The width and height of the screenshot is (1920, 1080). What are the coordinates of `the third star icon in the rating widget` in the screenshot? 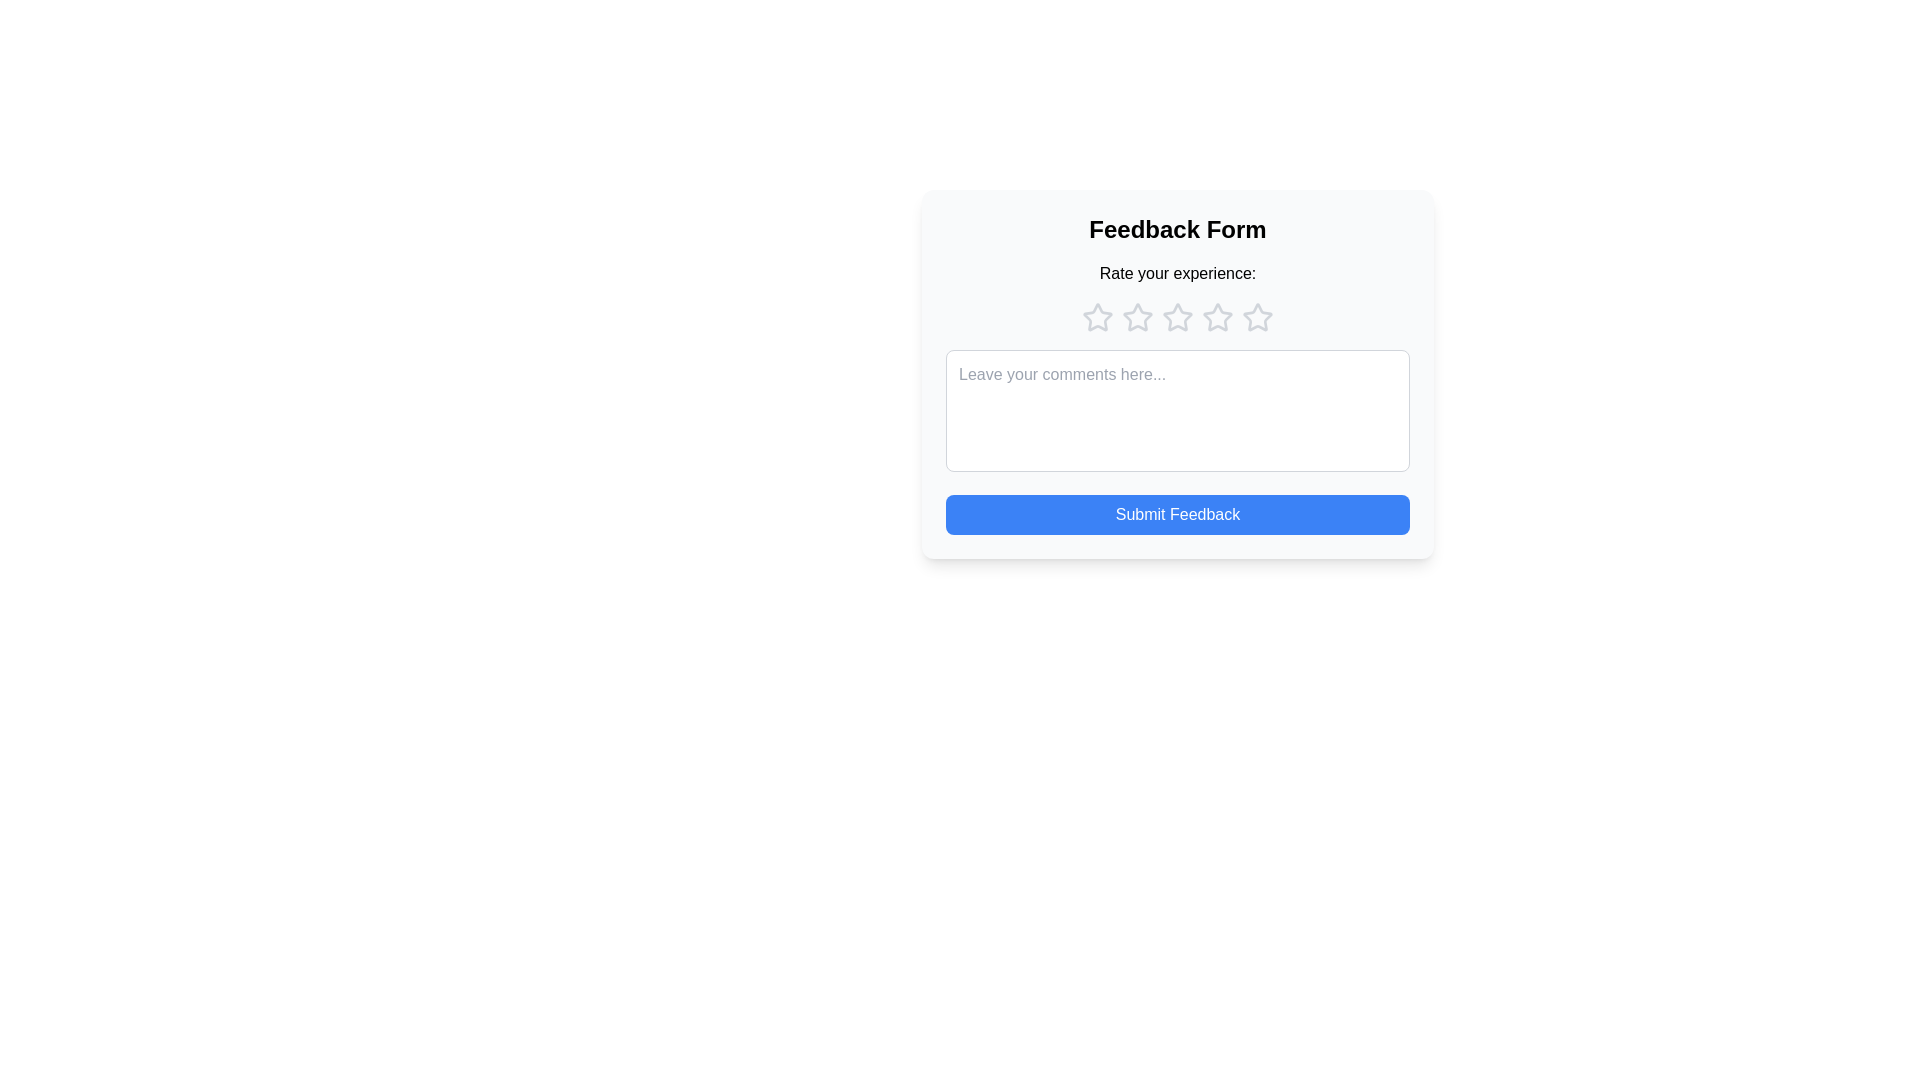 It's located at (1177, 316).